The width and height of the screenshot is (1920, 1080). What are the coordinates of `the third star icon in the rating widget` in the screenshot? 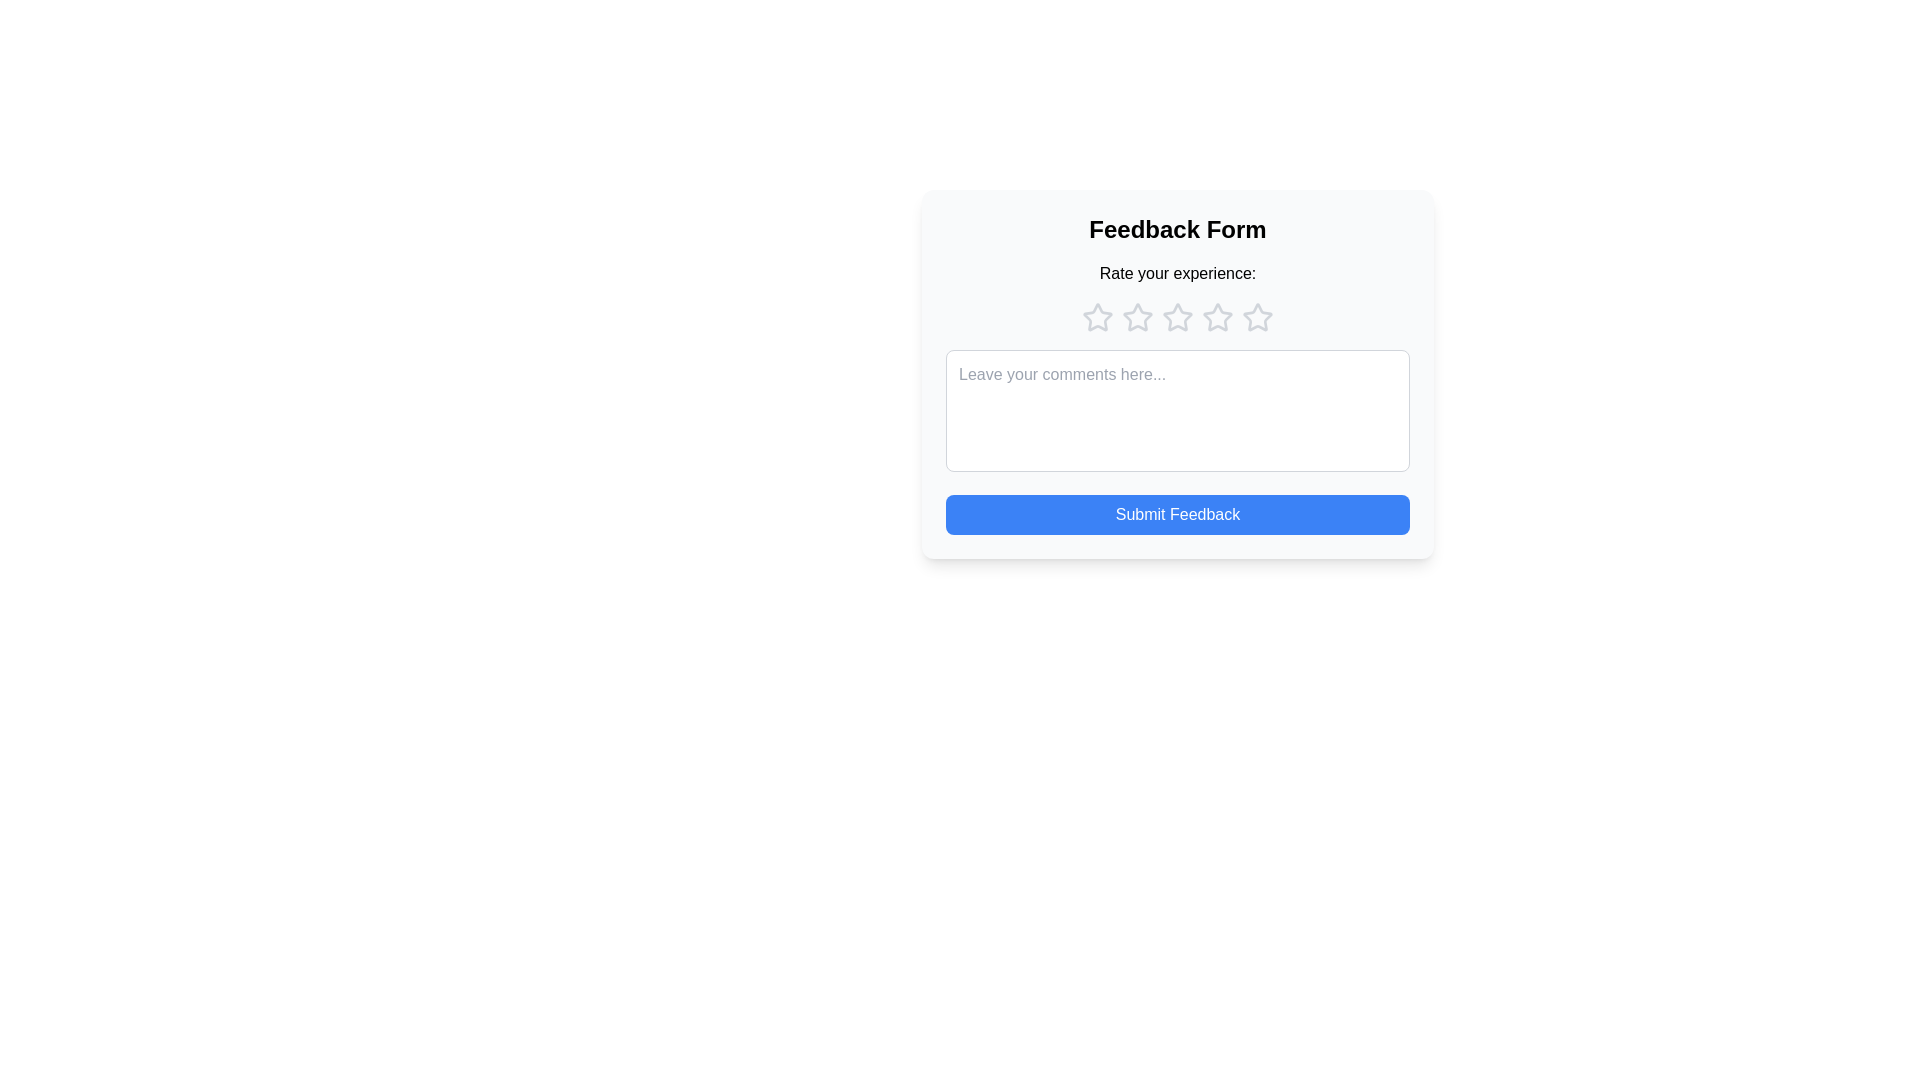 It's located at (1177, 316).